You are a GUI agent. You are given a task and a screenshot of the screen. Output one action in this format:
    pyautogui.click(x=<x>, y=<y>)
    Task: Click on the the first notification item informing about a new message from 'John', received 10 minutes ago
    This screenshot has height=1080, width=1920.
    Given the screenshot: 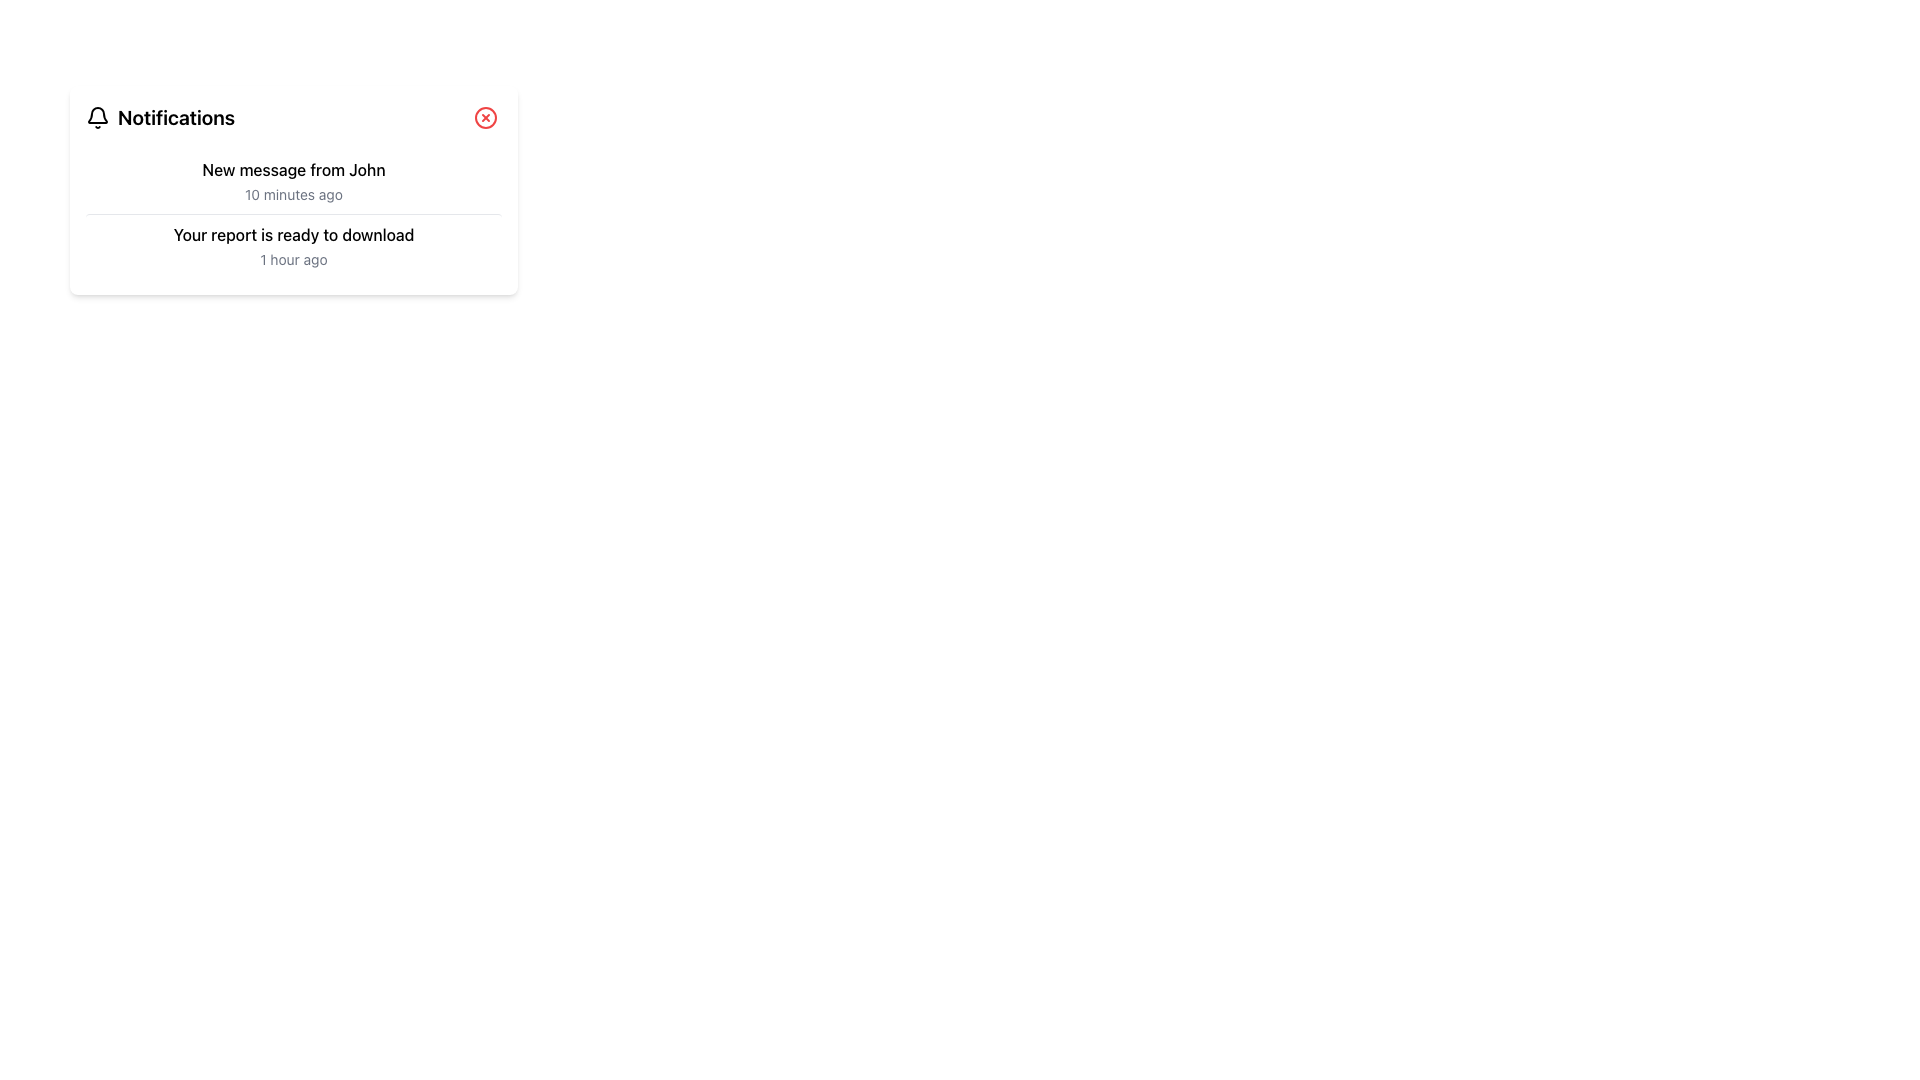 What is the action you would take?
    pyautogui.click(x=292, y=181)
    